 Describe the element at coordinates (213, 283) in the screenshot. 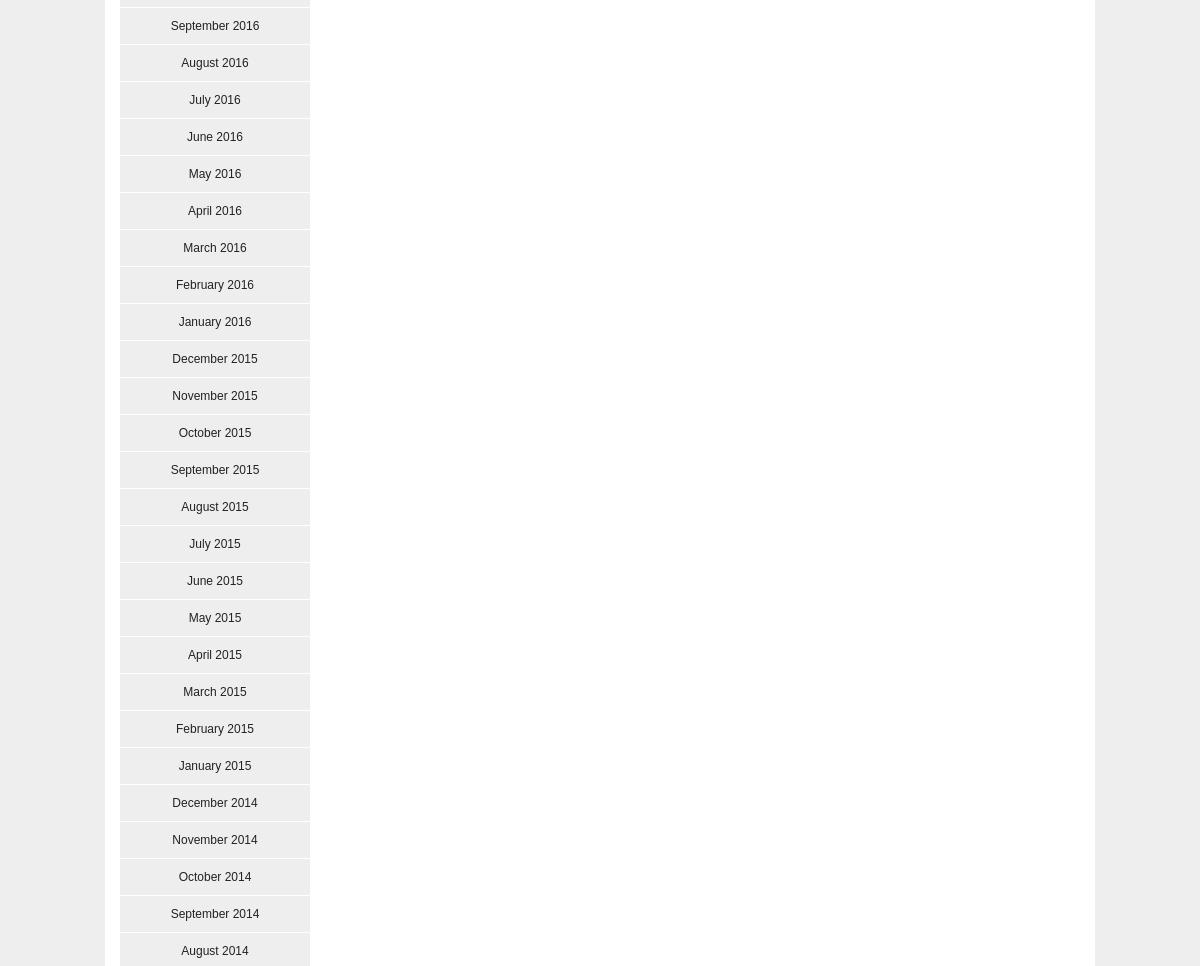

I see `'February 2016'` at that location.